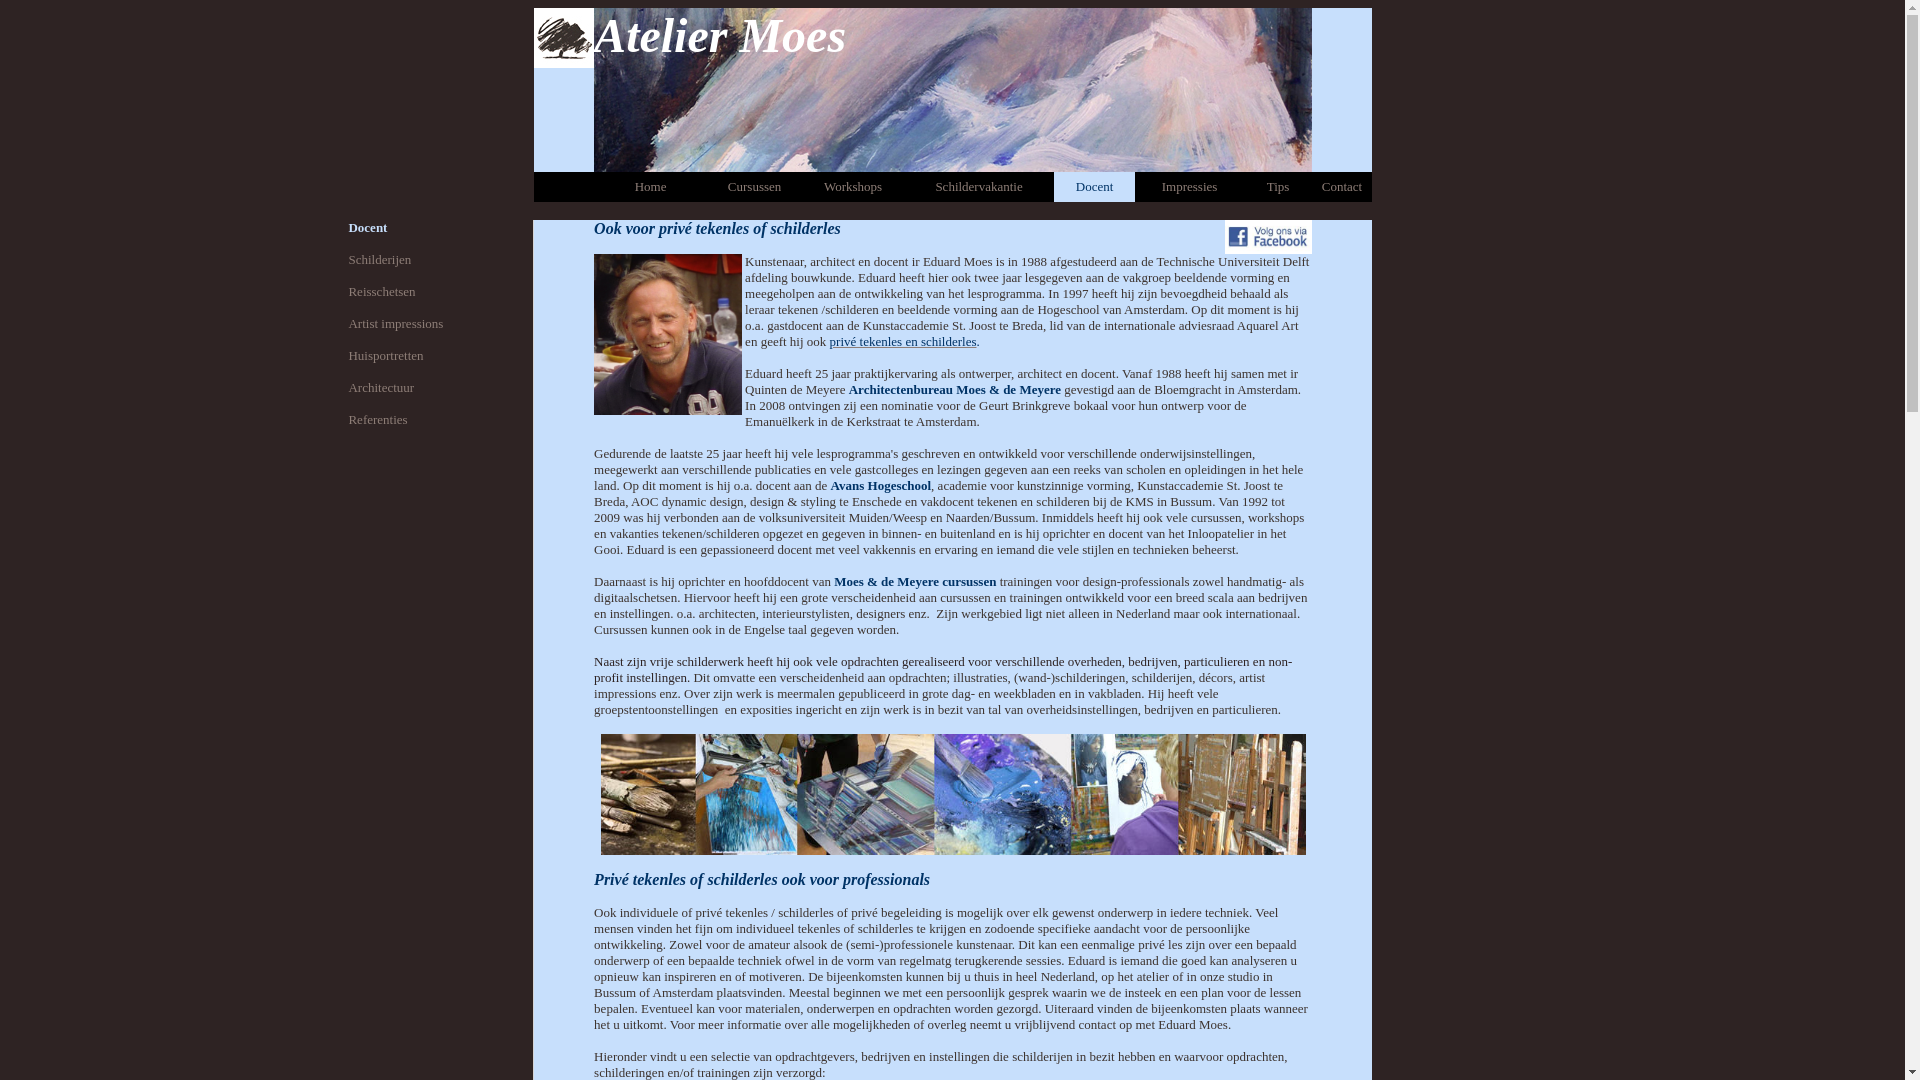  What do you see at coordinates (1342, 186) in the screenshot?
I see `'Contact'` at bounding box center [1342, 186].